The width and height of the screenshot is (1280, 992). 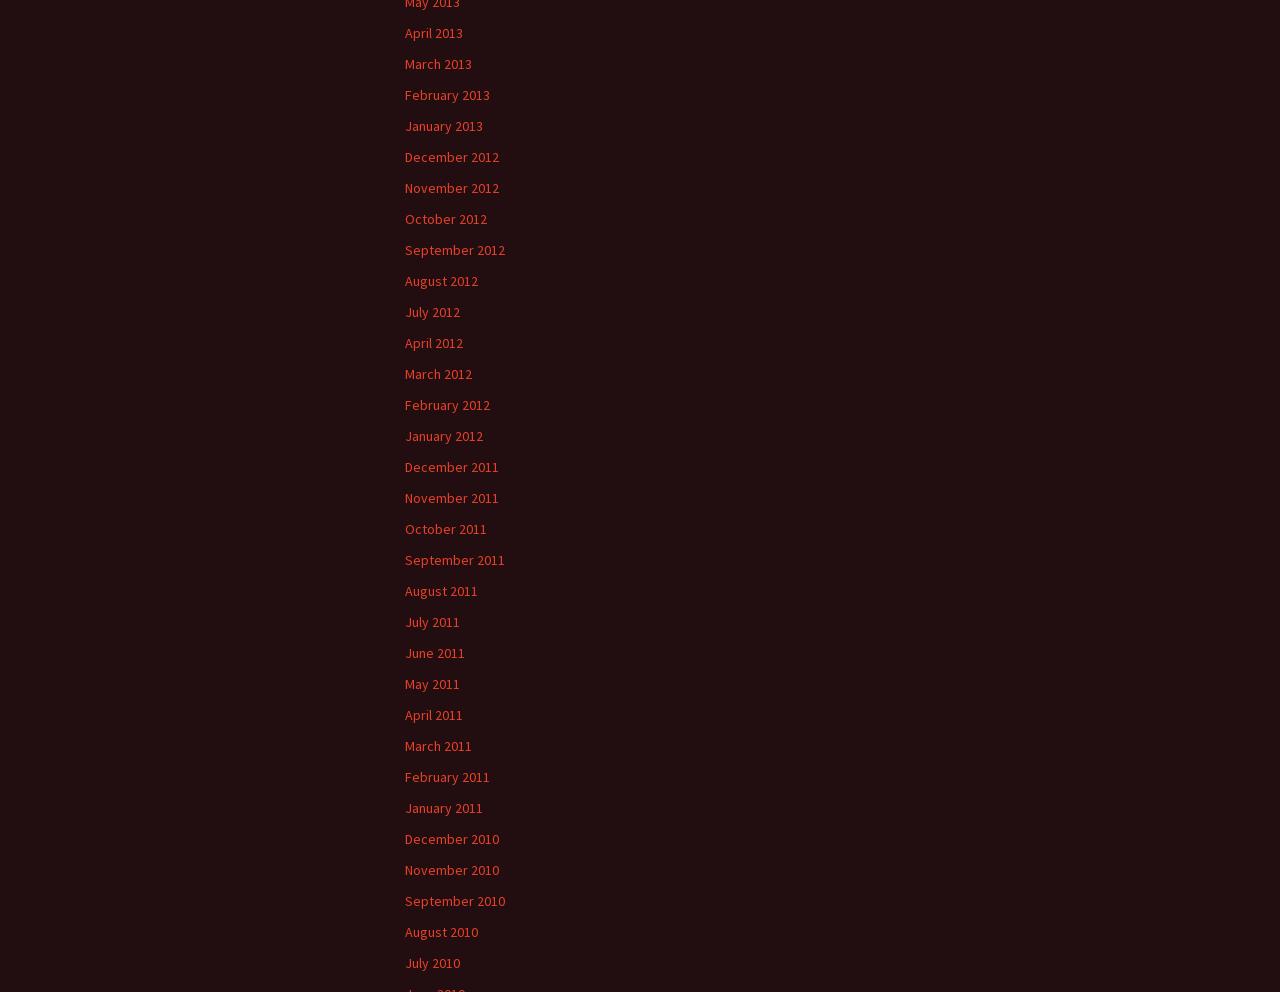 What do you see at coordinates (440, 280) in the screenshot?
I see `'August 2012'` at bounding box center [440, 280].